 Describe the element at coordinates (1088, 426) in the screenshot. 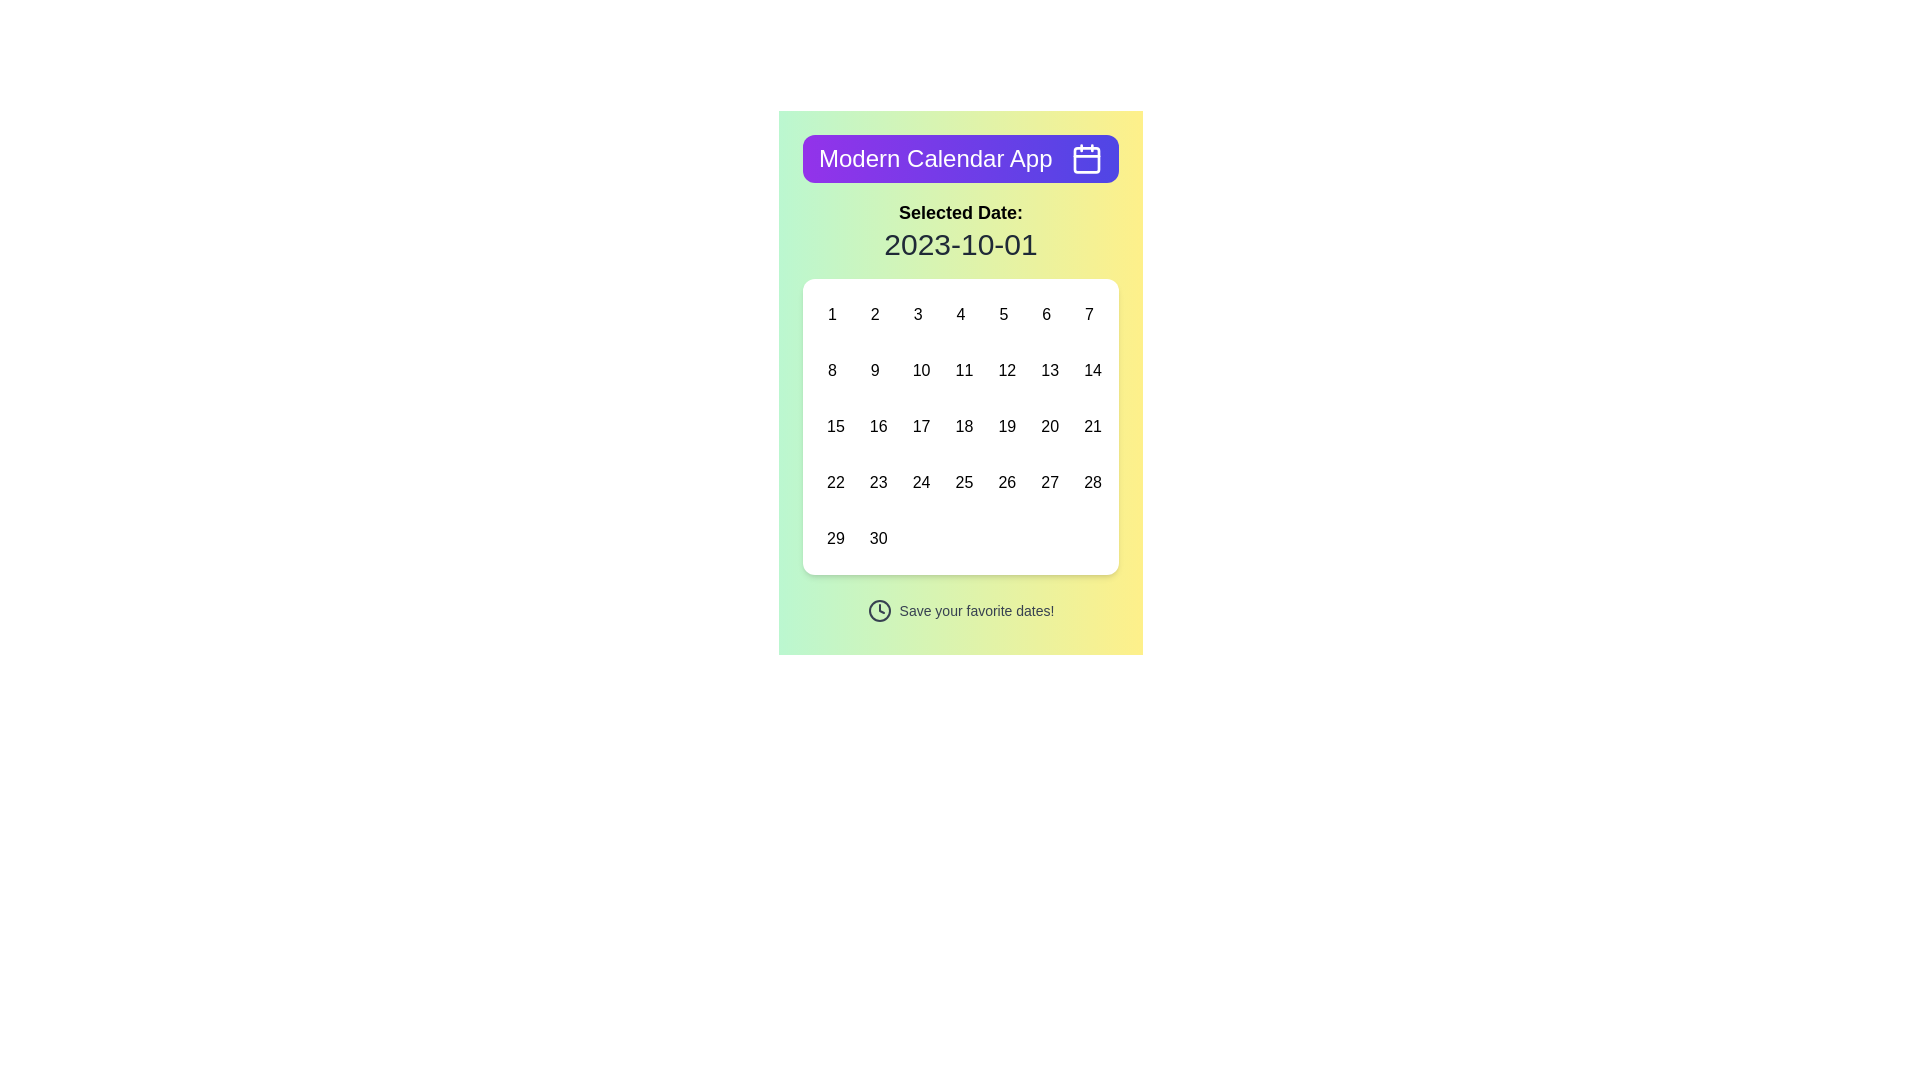

I see `the date selection button for '21' in the calendar interface` at that location.